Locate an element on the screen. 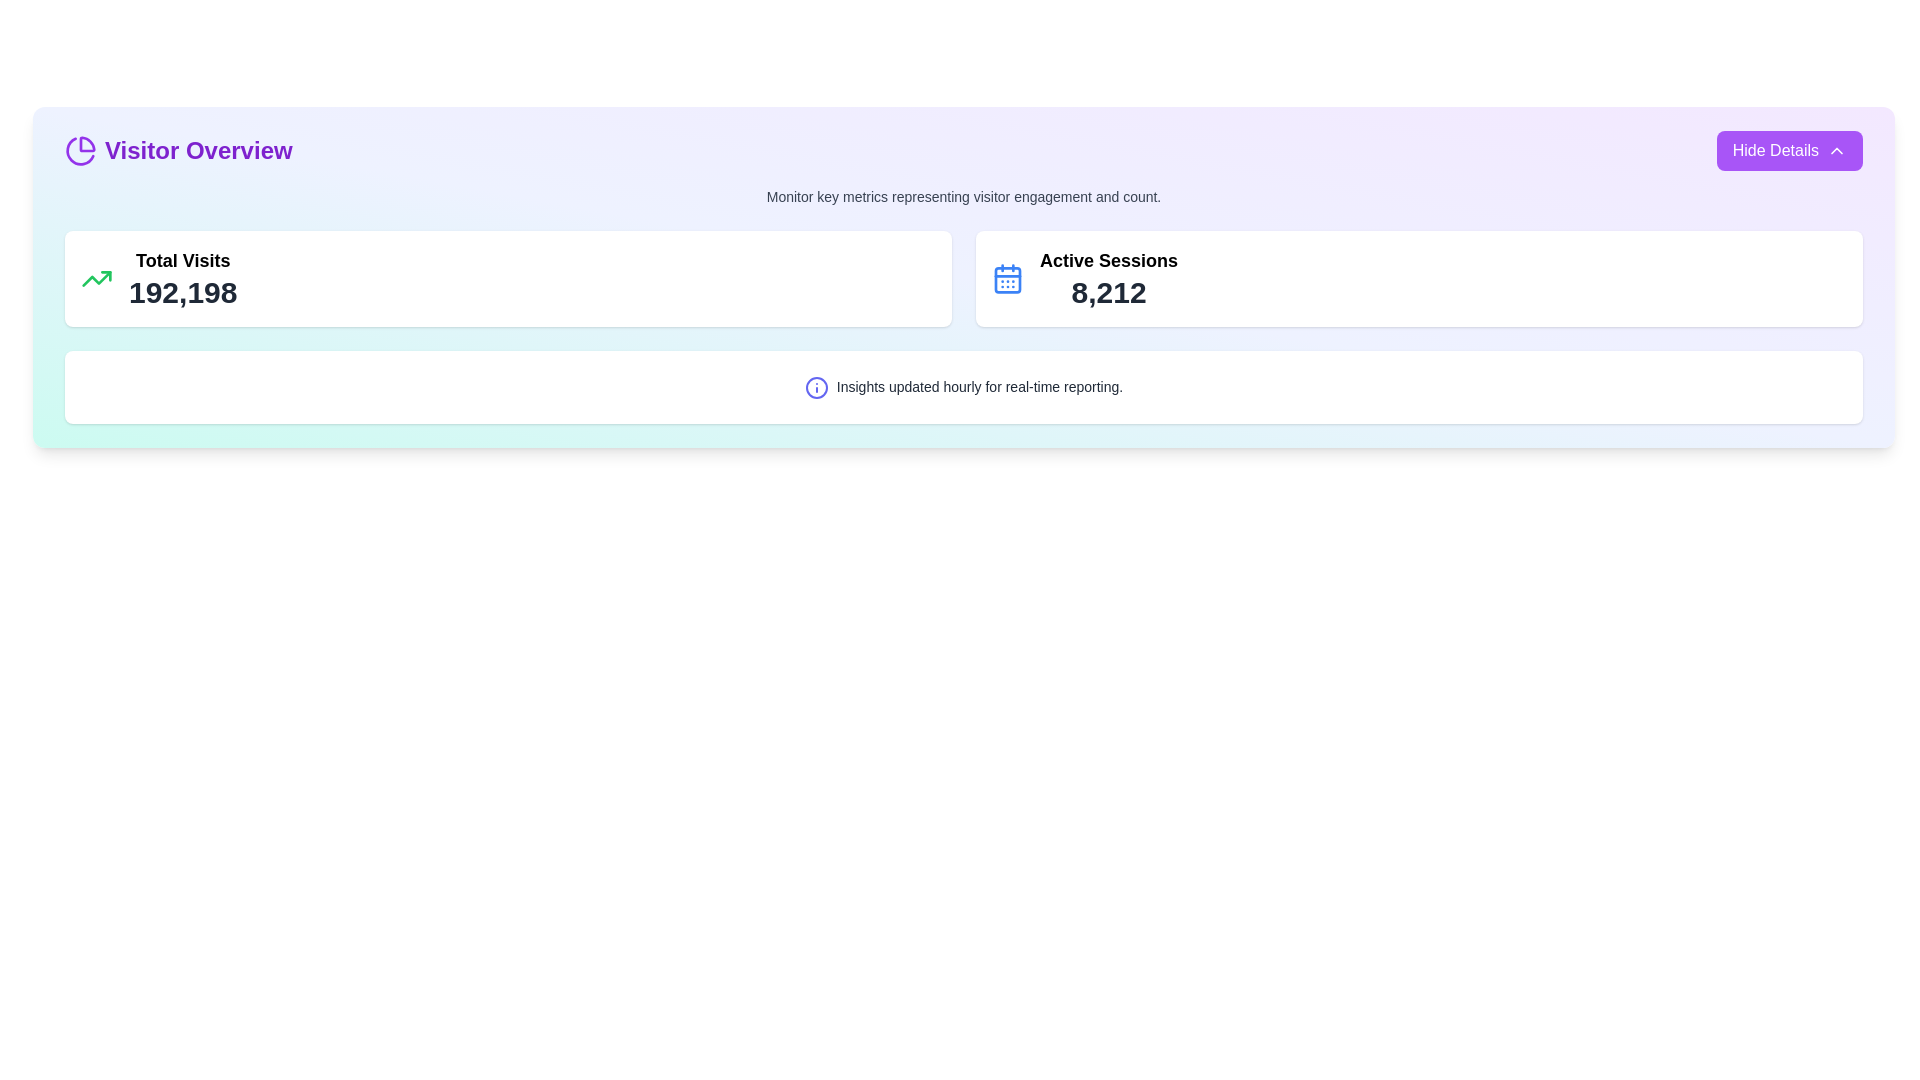 The height and width of the screenshot is (1080, 1920). the Static Text Display that shows the total number of visits, located directly below the label 'Total Visits' in the first metric card is located at coordinates (183, 293).